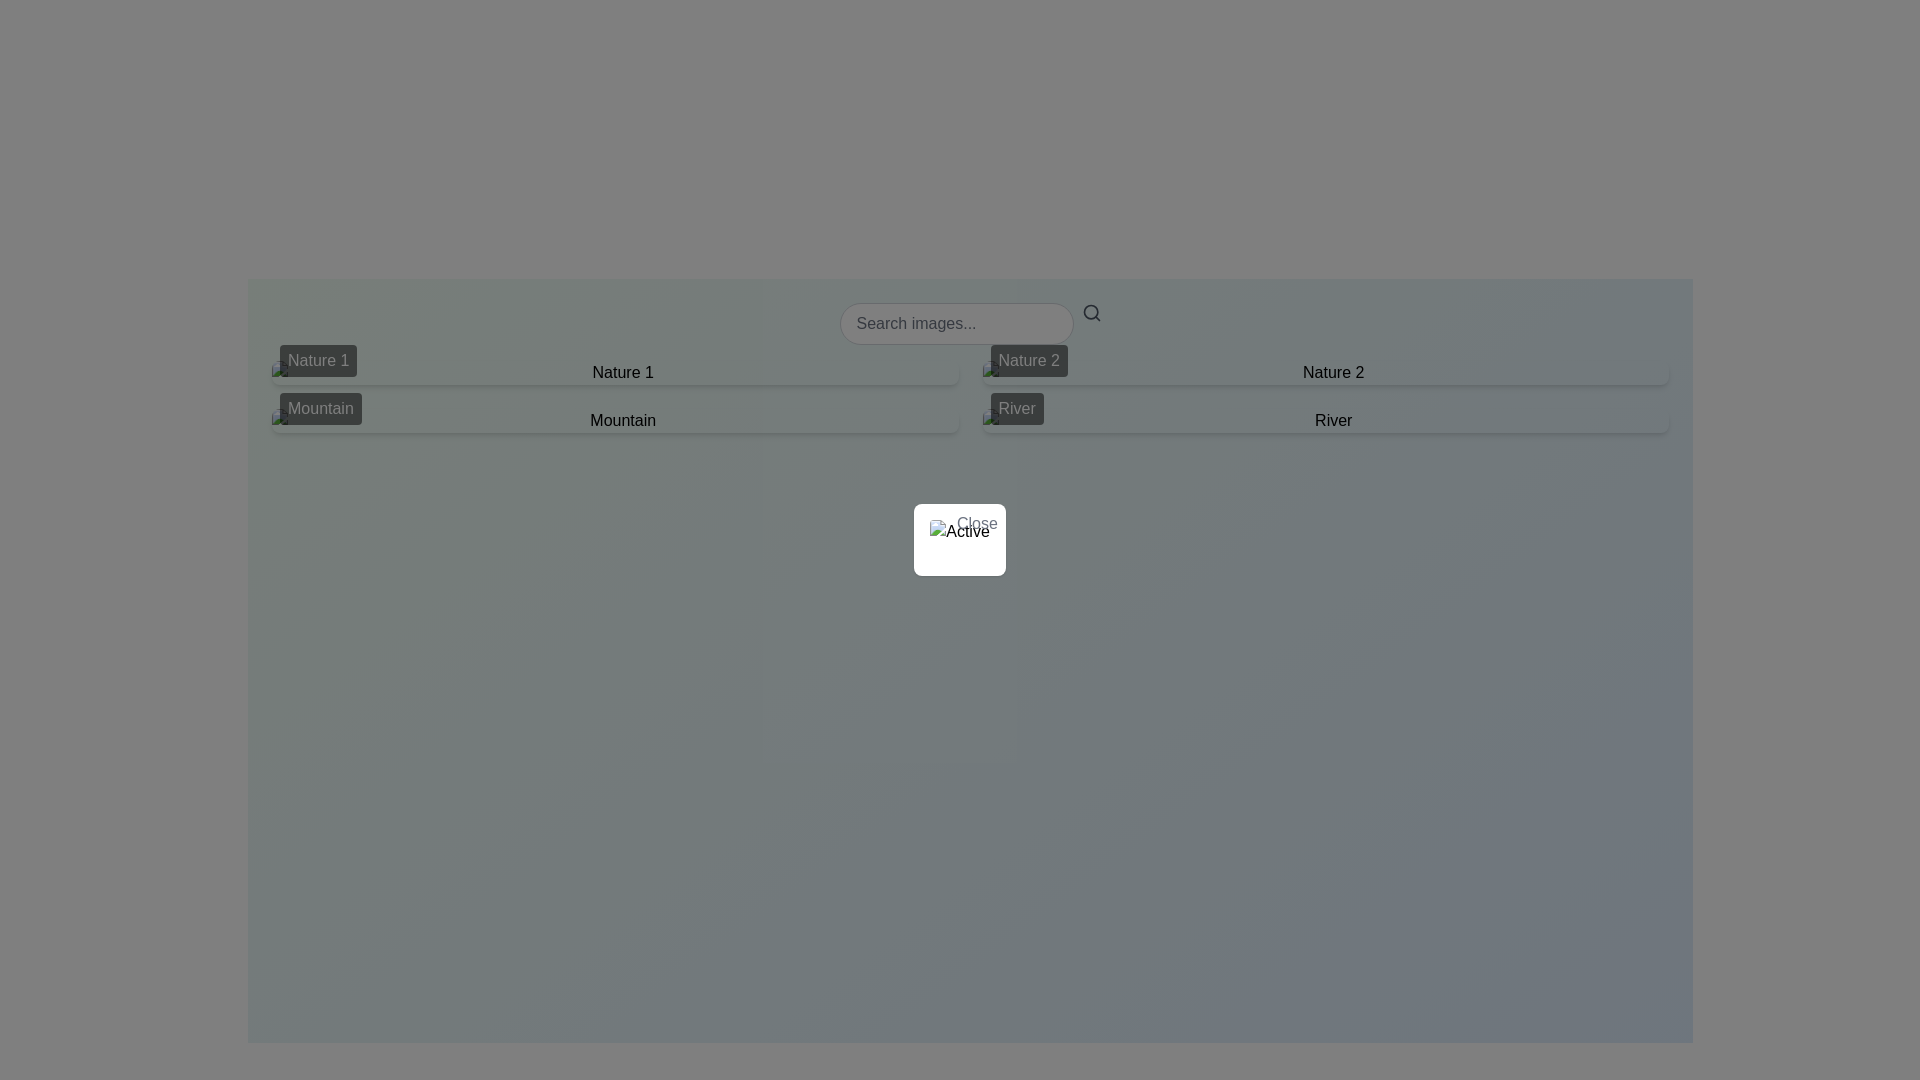 The image size is (1920, 1080). What do you see at coordinates (614, 419) in the screenshot?
I see `the selectable option in the first column of the second row of the selection grid` at bounding box center [614, 419].